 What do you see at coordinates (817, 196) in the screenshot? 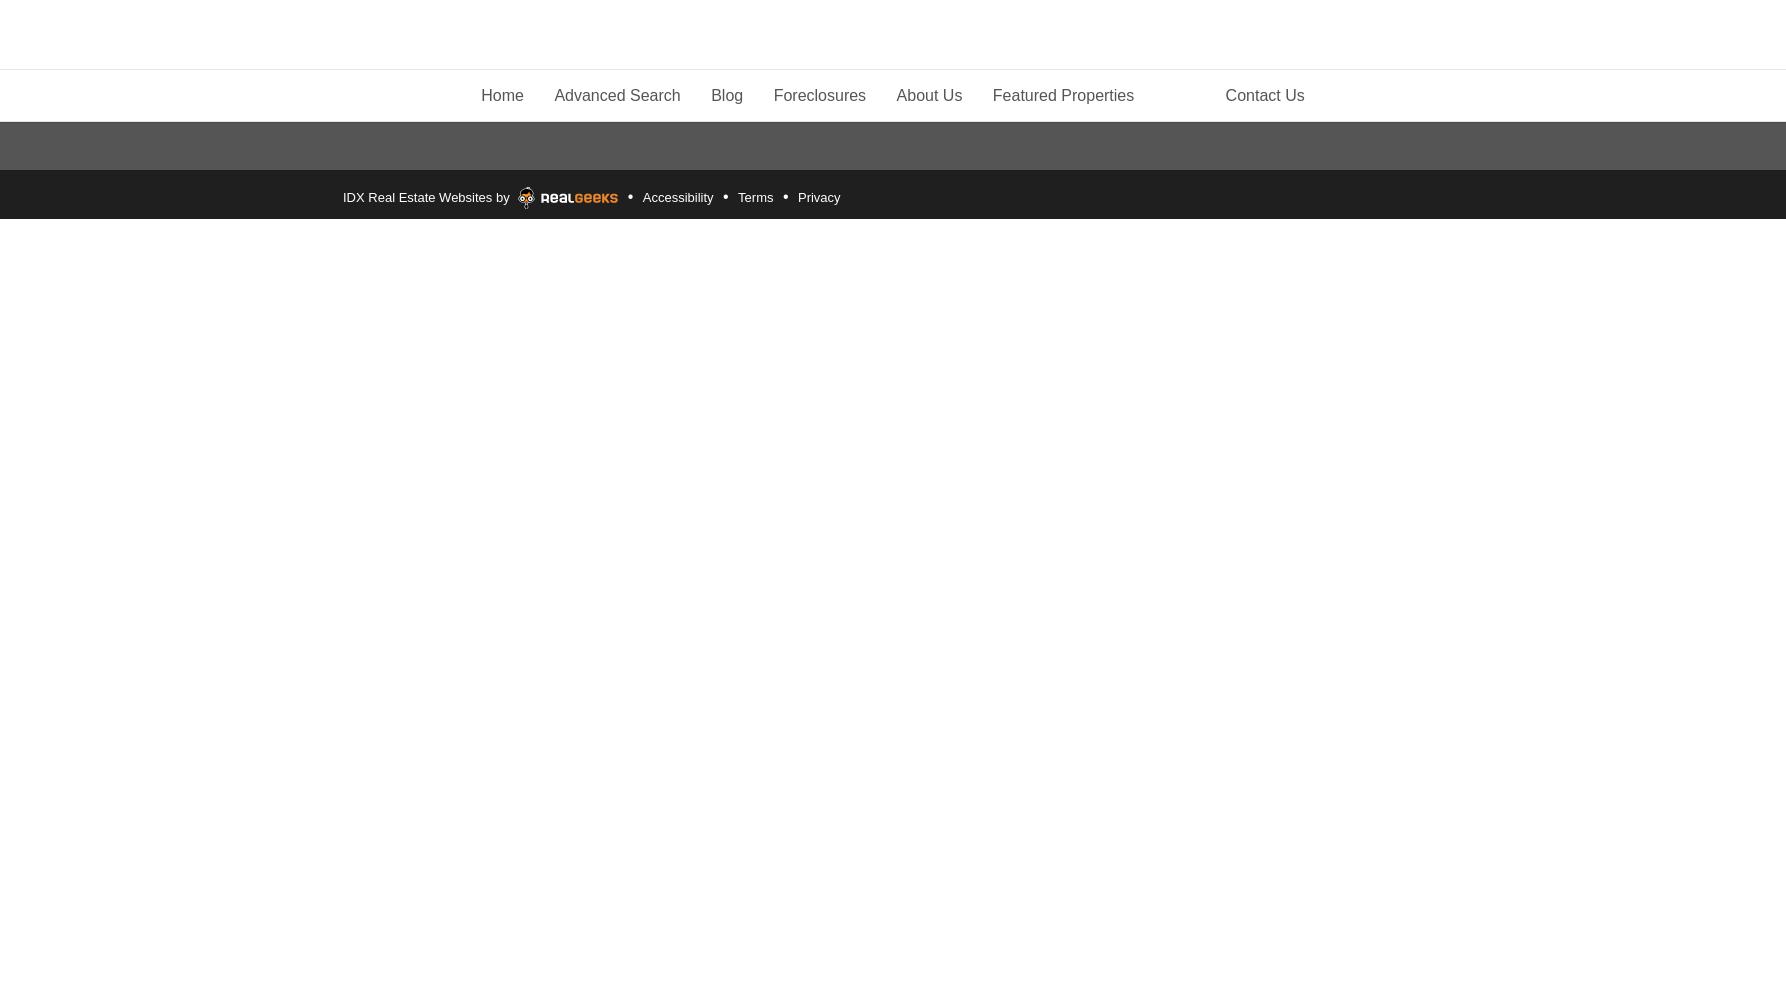
I see `'Privacy'` at bounding box center [817, 196].